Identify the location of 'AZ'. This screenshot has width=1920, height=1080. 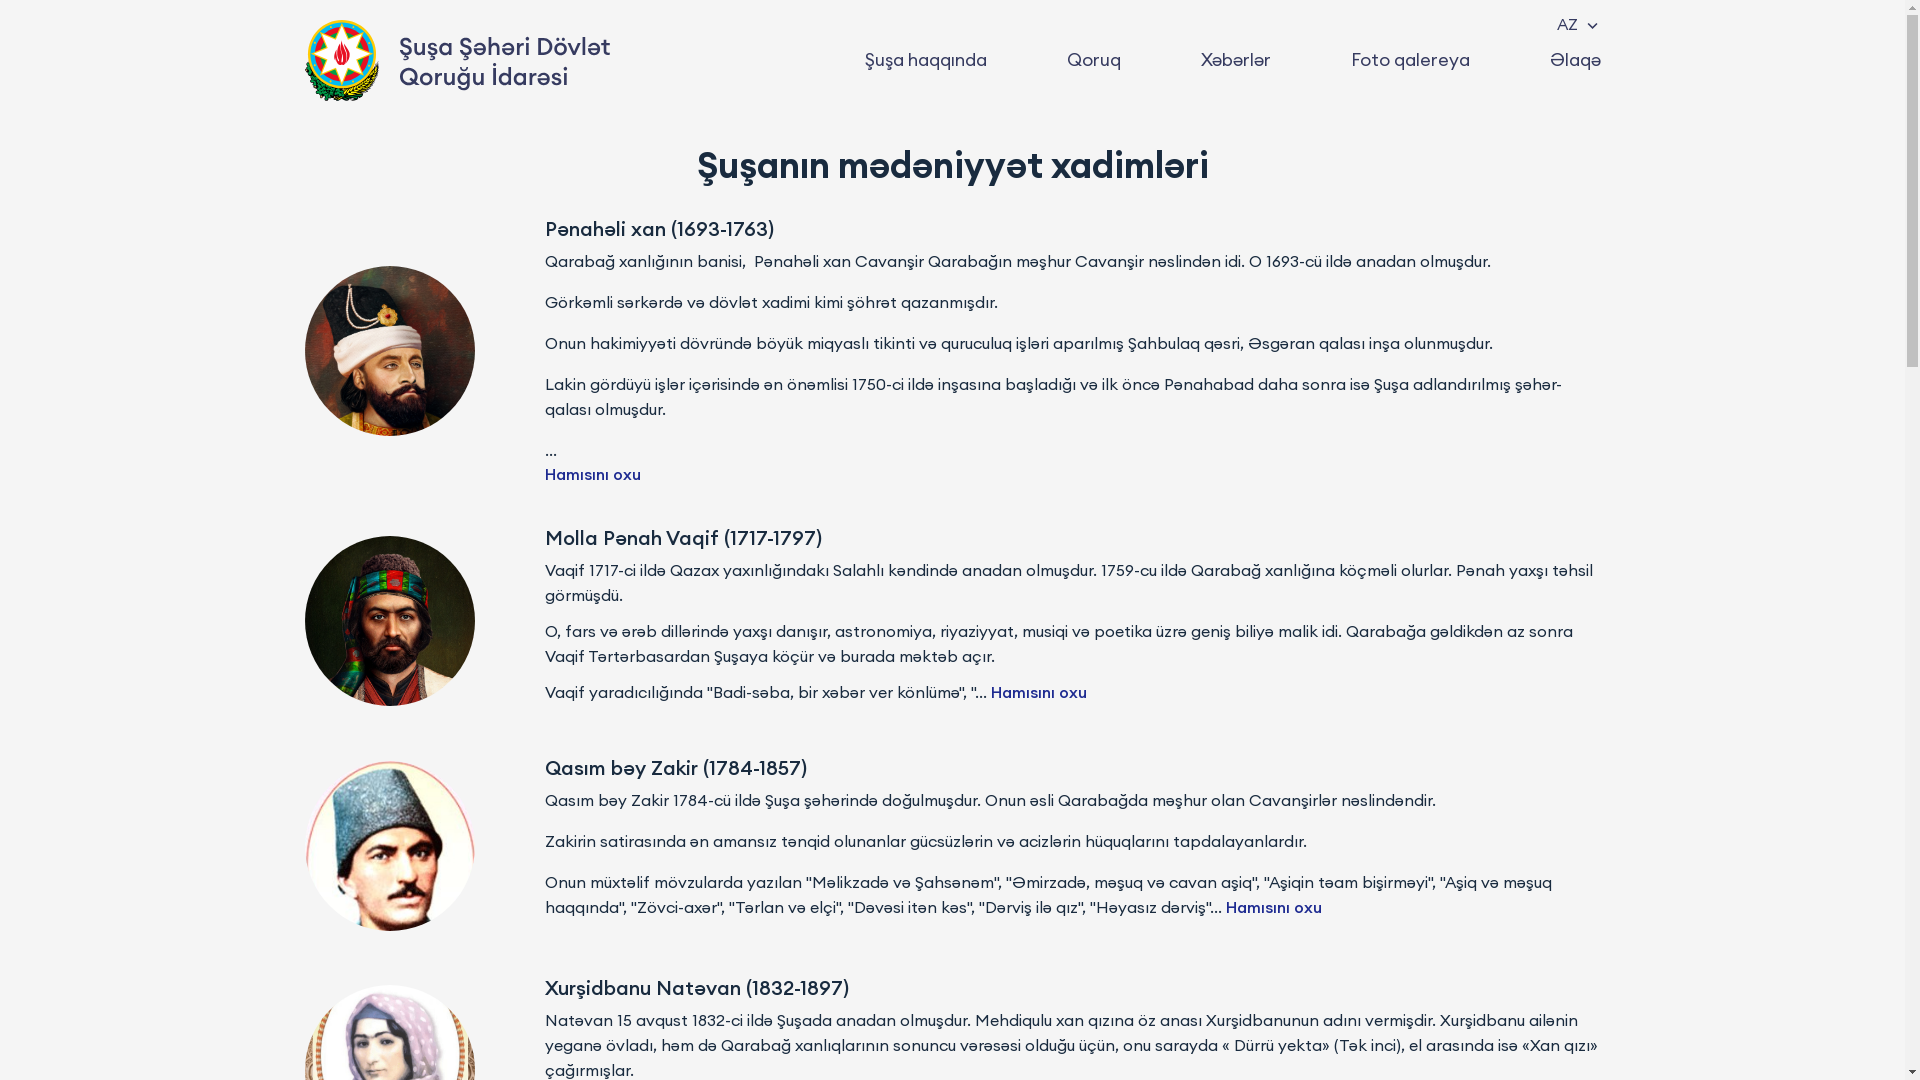
(1575, 23).